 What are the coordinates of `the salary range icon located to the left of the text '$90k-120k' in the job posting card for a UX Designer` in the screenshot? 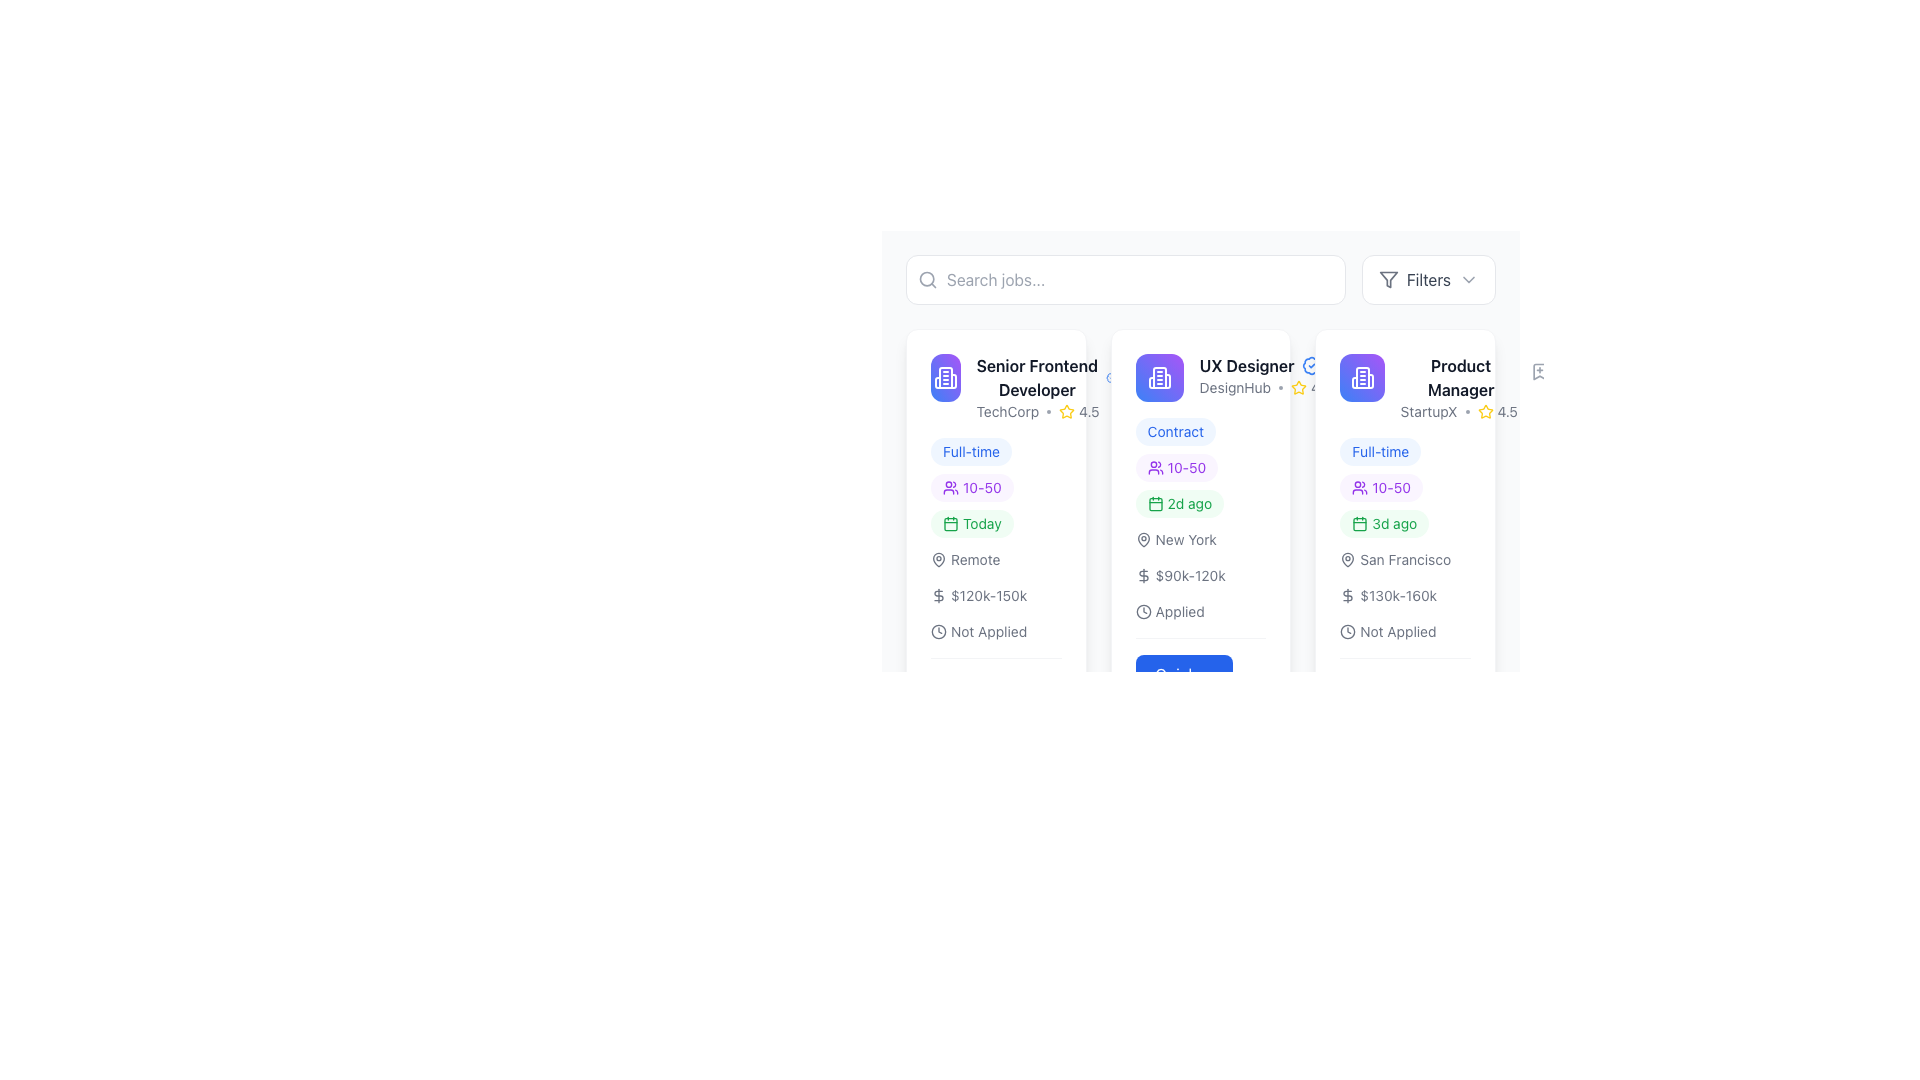 It's located at (1143, 575).